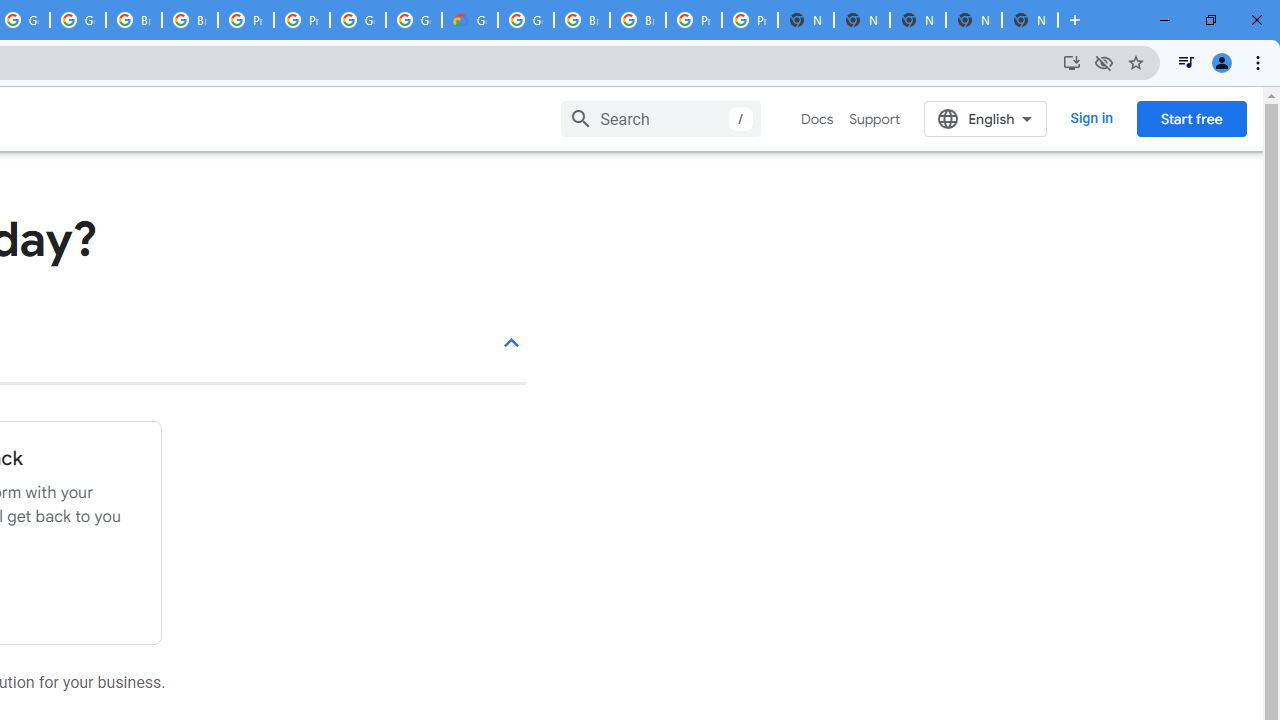 This screenshot has height=720, width=1280. Describe the element at coordinates (1191, 118) in the screenshot. I see `'Start free'` at that location.